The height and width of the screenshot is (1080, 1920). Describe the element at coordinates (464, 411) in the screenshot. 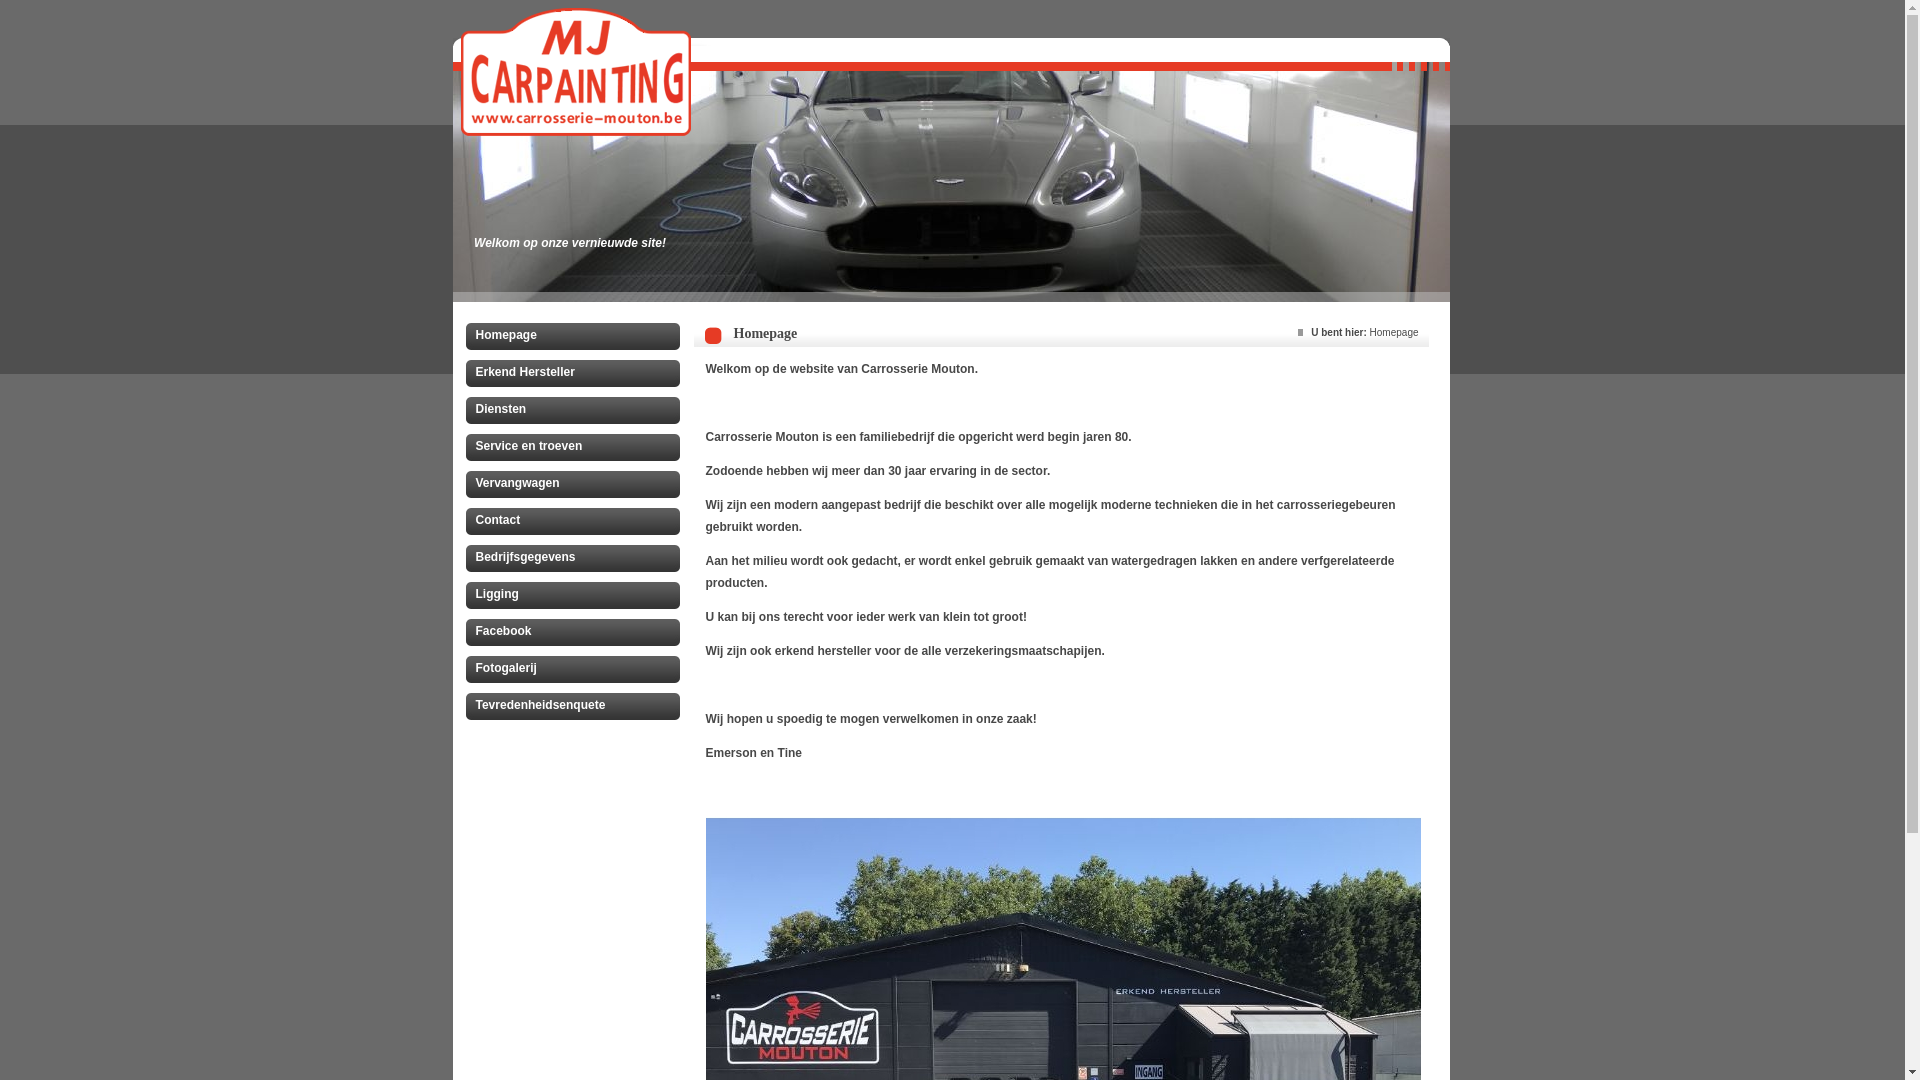

I see `'Diensten'` at that location.